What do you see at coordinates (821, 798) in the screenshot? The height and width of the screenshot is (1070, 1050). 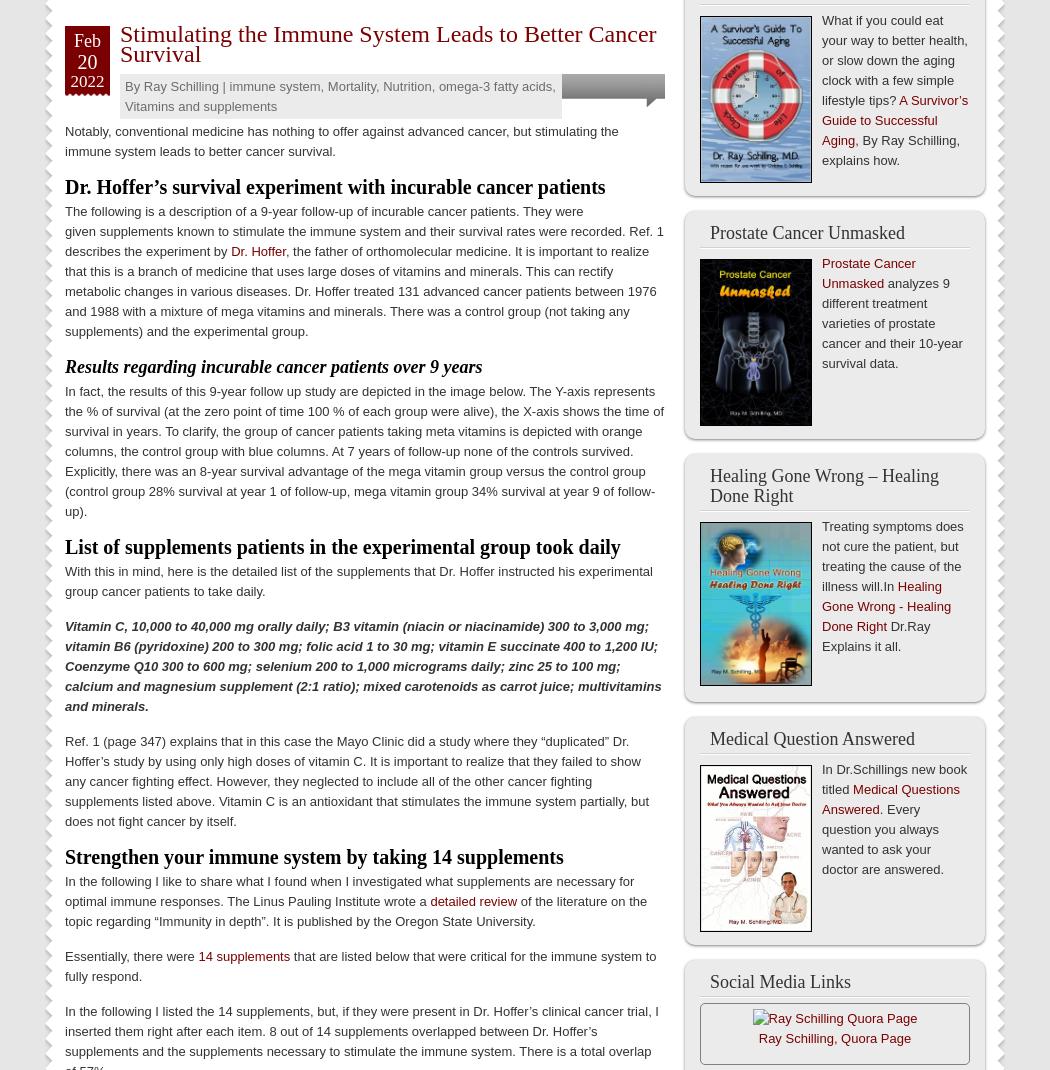 I see `'Medical Questions Answered'` at bounding box center [821, 798].